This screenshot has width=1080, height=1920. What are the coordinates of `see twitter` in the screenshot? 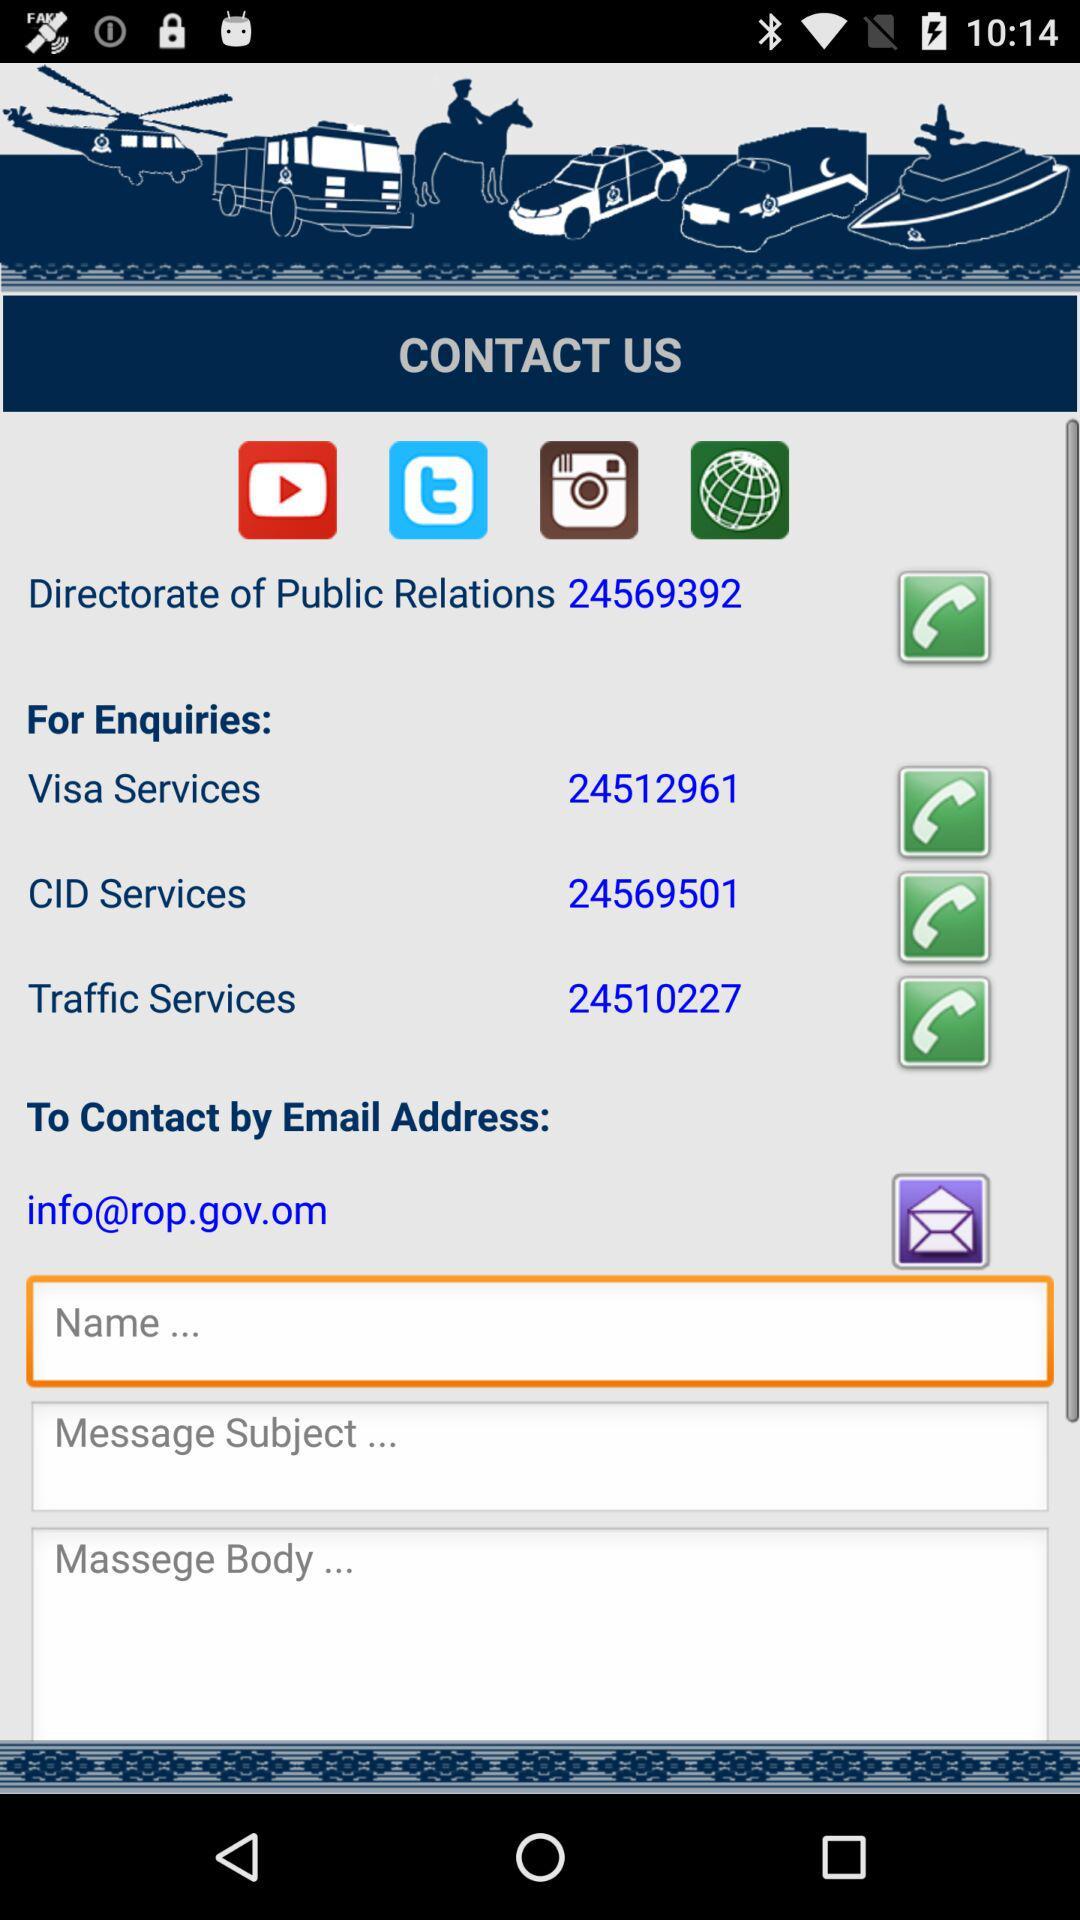 It's located at (437, 490).